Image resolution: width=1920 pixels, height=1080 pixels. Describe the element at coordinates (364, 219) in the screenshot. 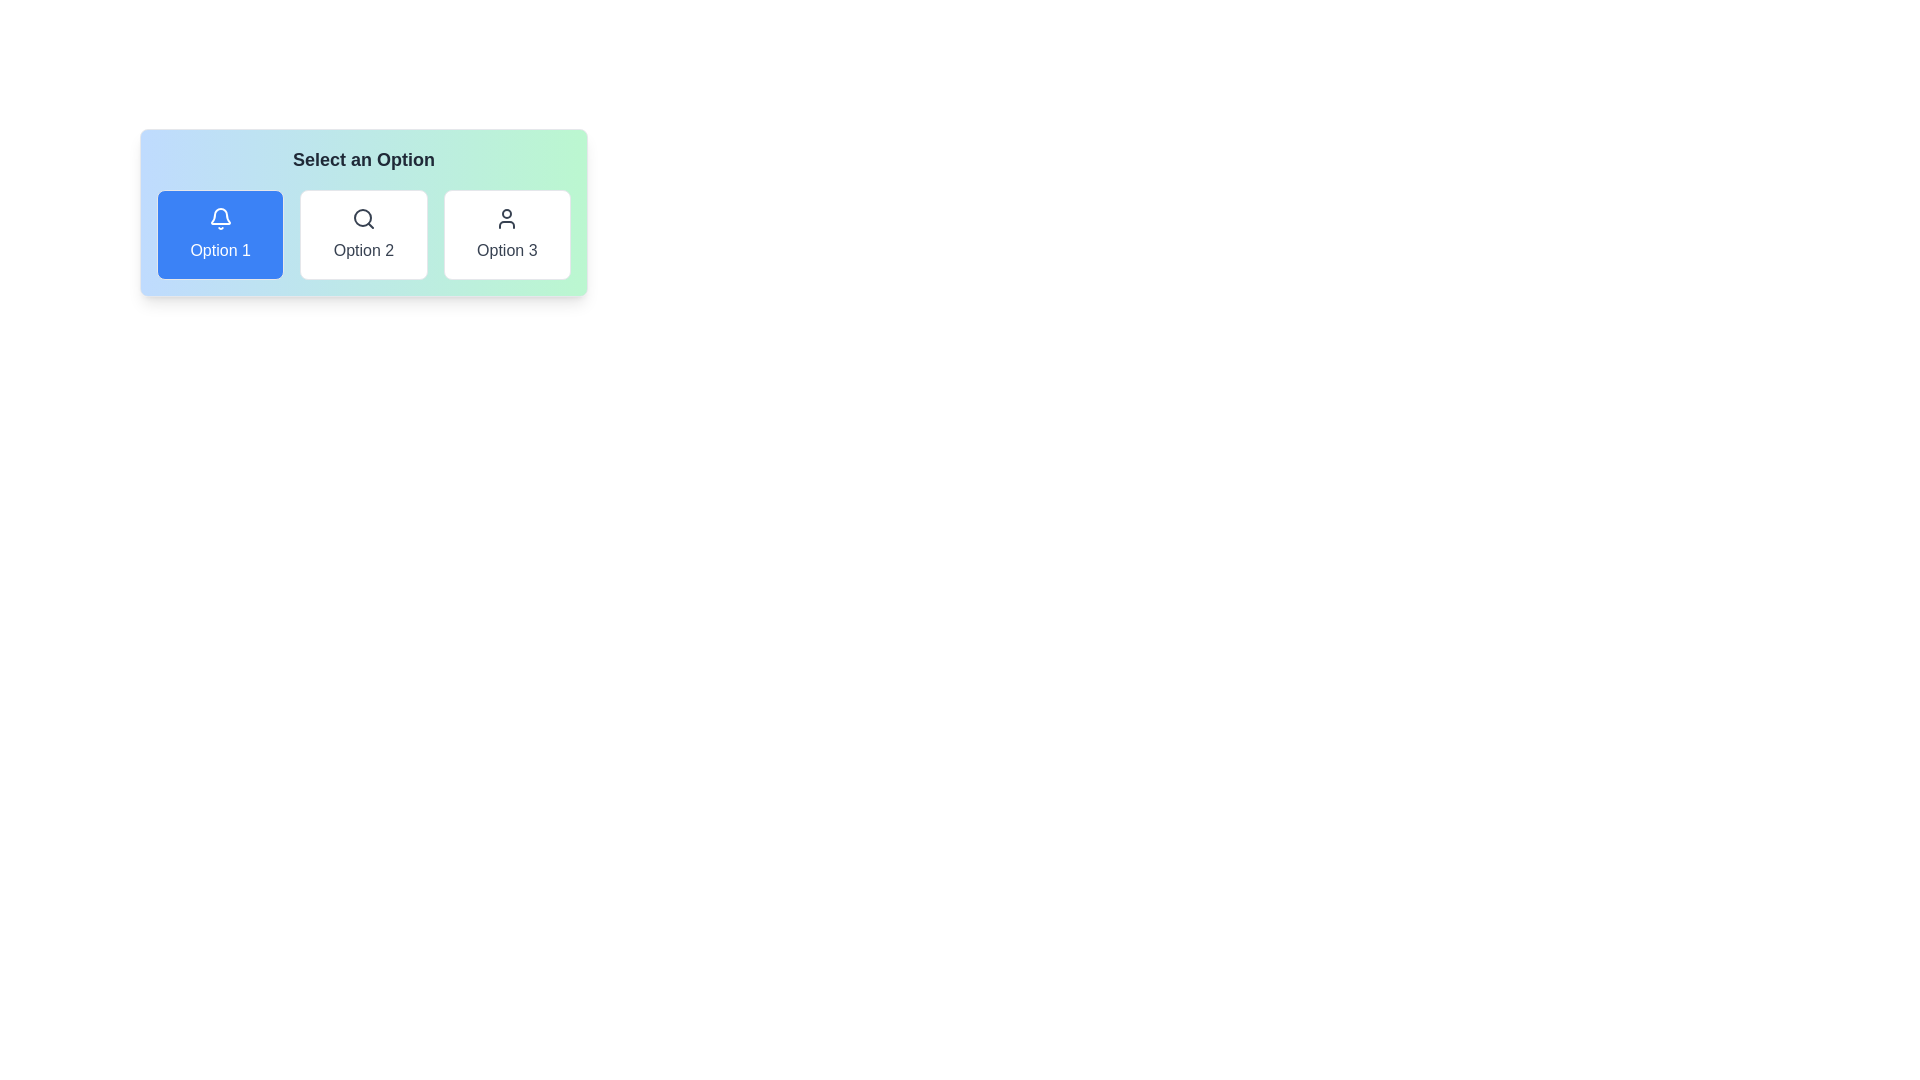

I see `the search icon, which is a magnifying glass shape outlined in dark color, located in the center-right of the tile labeled 'Option 2'` at that location.